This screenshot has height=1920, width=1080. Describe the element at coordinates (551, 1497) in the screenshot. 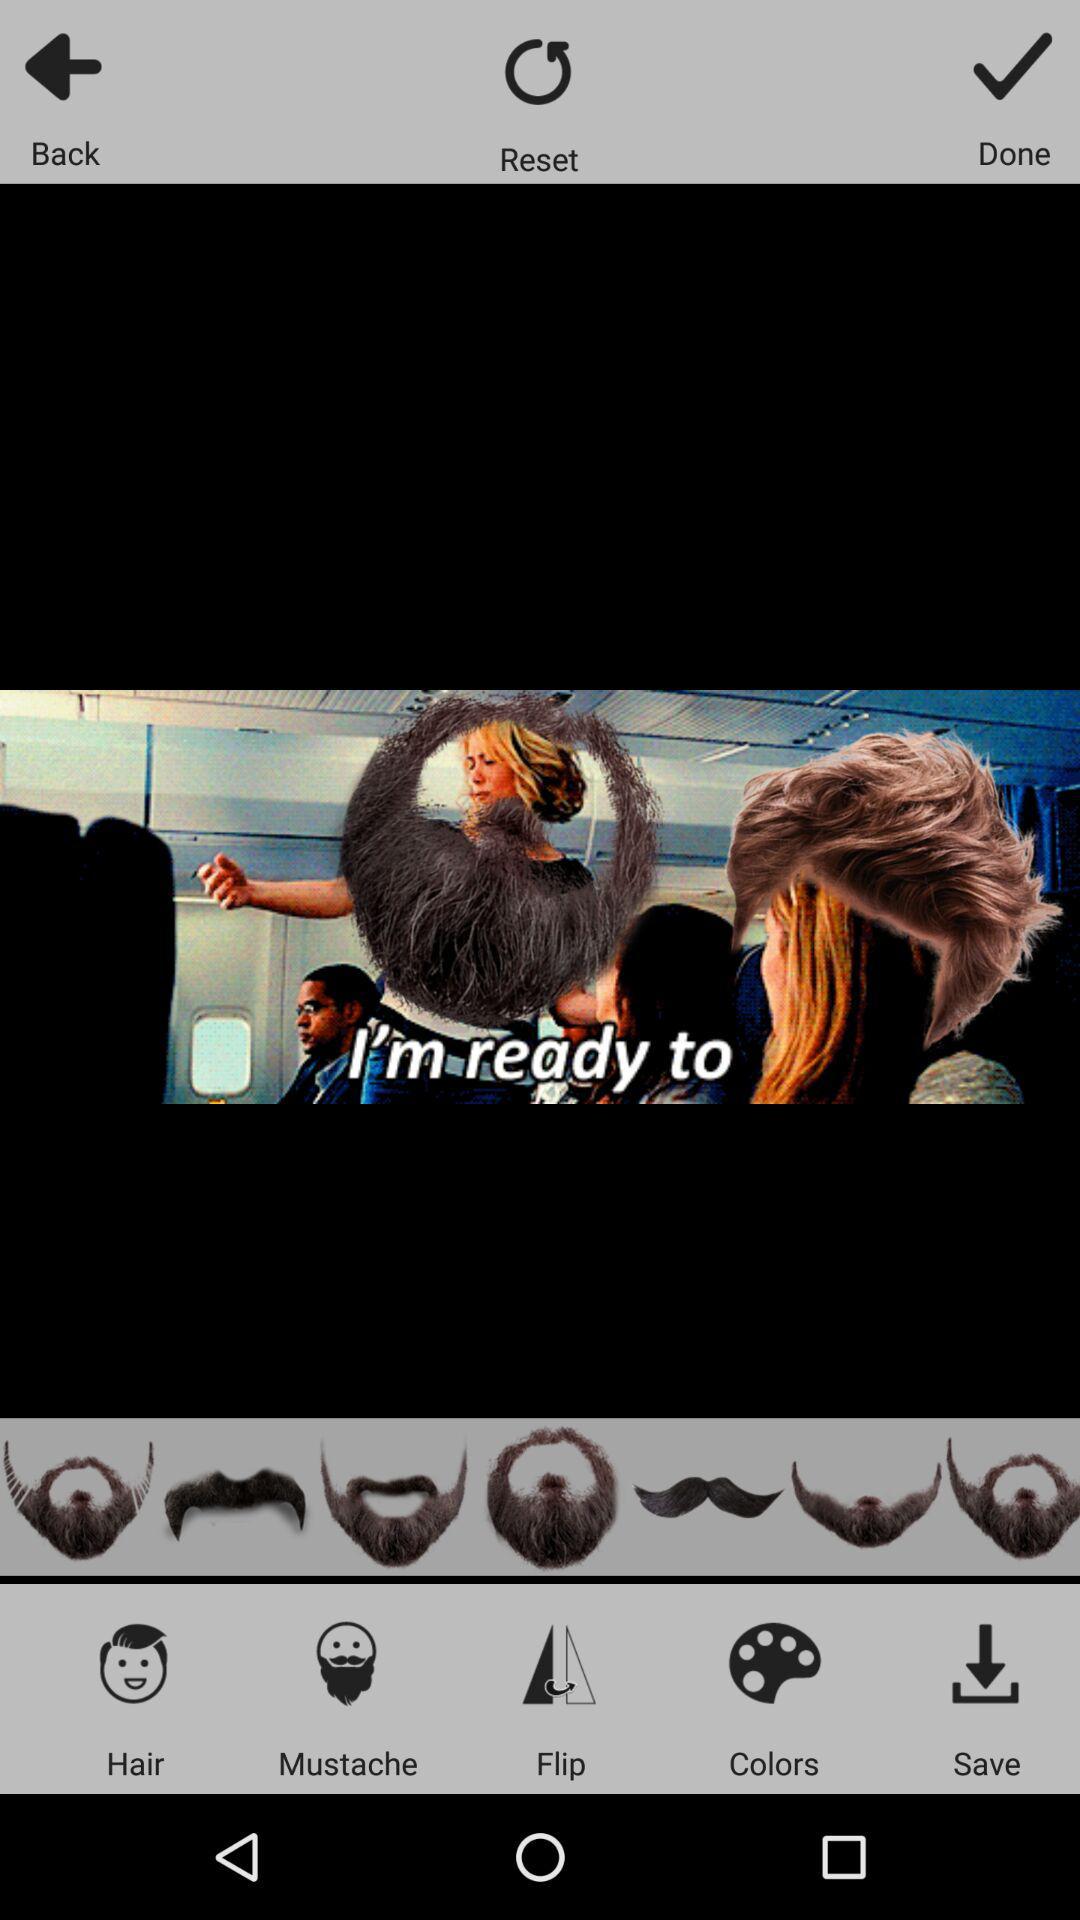

I see `photo edit insert item` at that location.